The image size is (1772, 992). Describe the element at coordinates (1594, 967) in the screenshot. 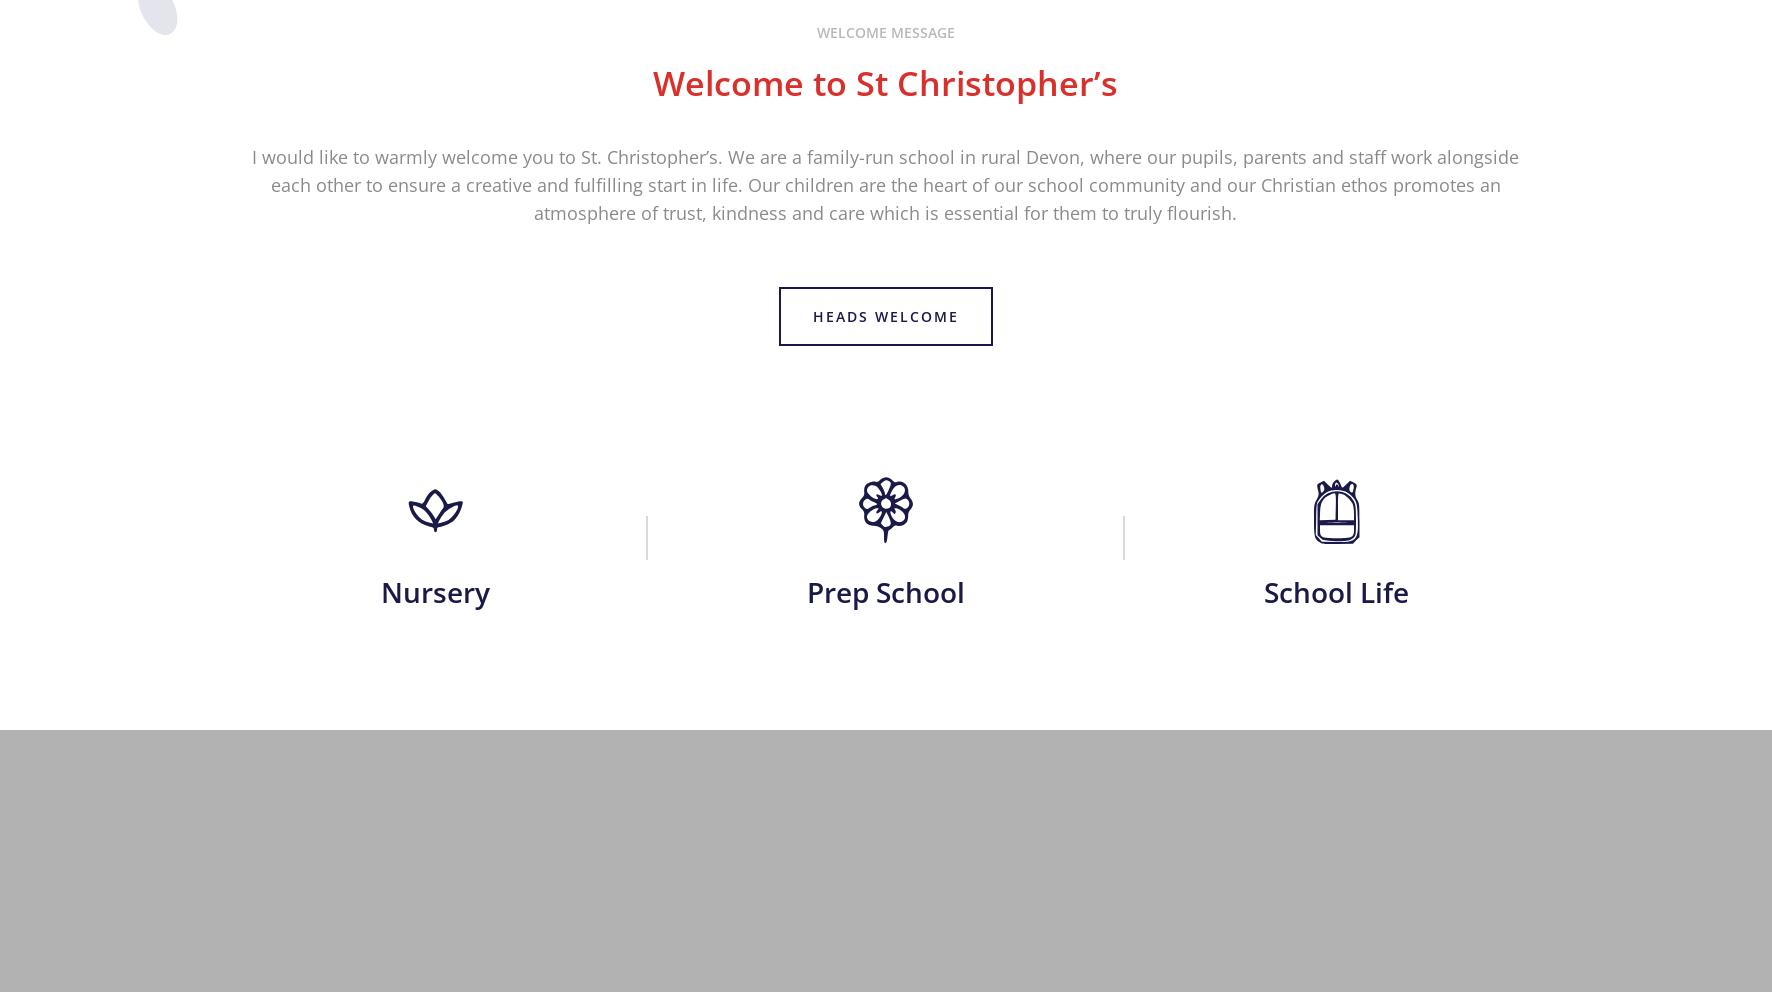

I see `'Designed by Innermedia'` at that location.